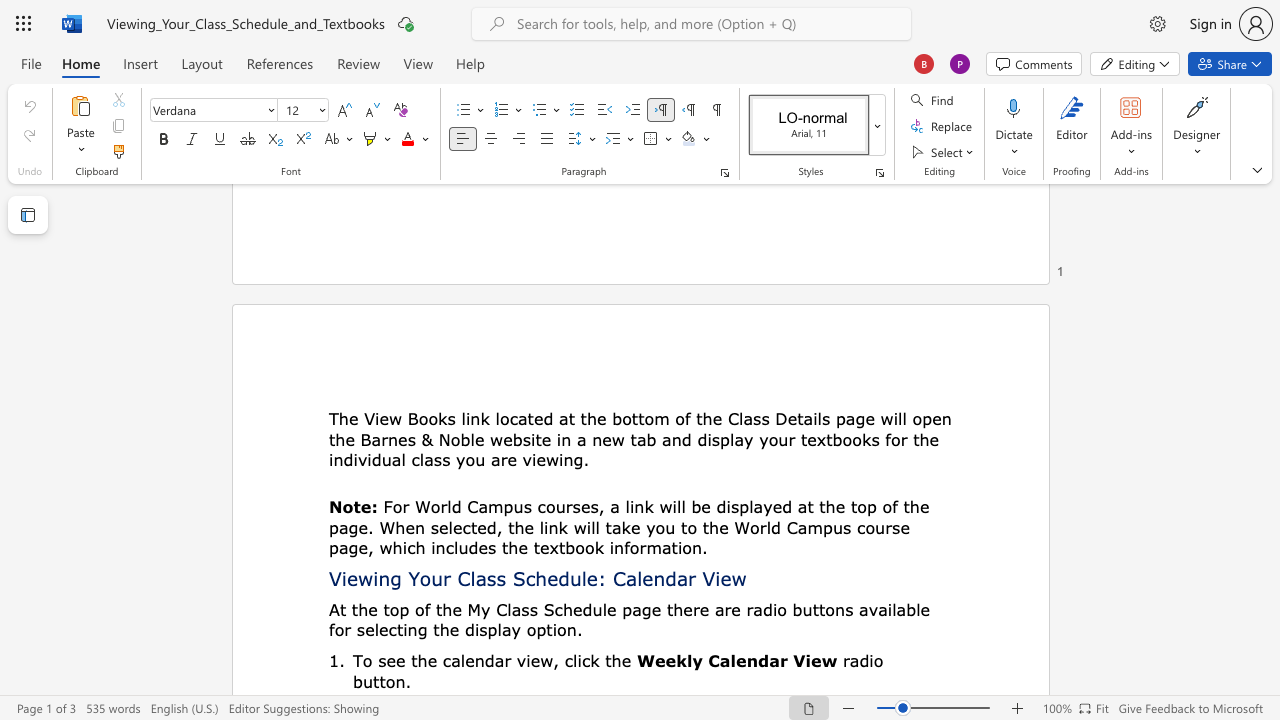  I want to click on the 1th character "s" in the text, so click(382, 660).